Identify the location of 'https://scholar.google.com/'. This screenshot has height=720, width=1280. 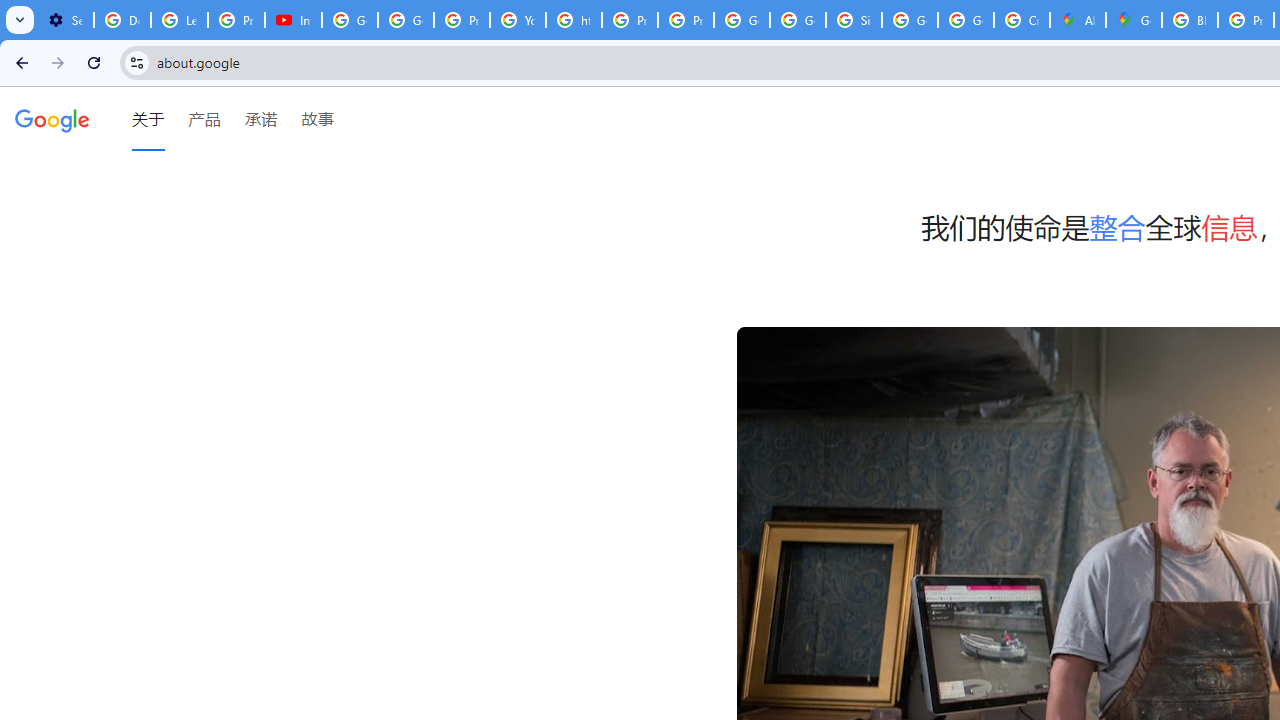
(573, 20).